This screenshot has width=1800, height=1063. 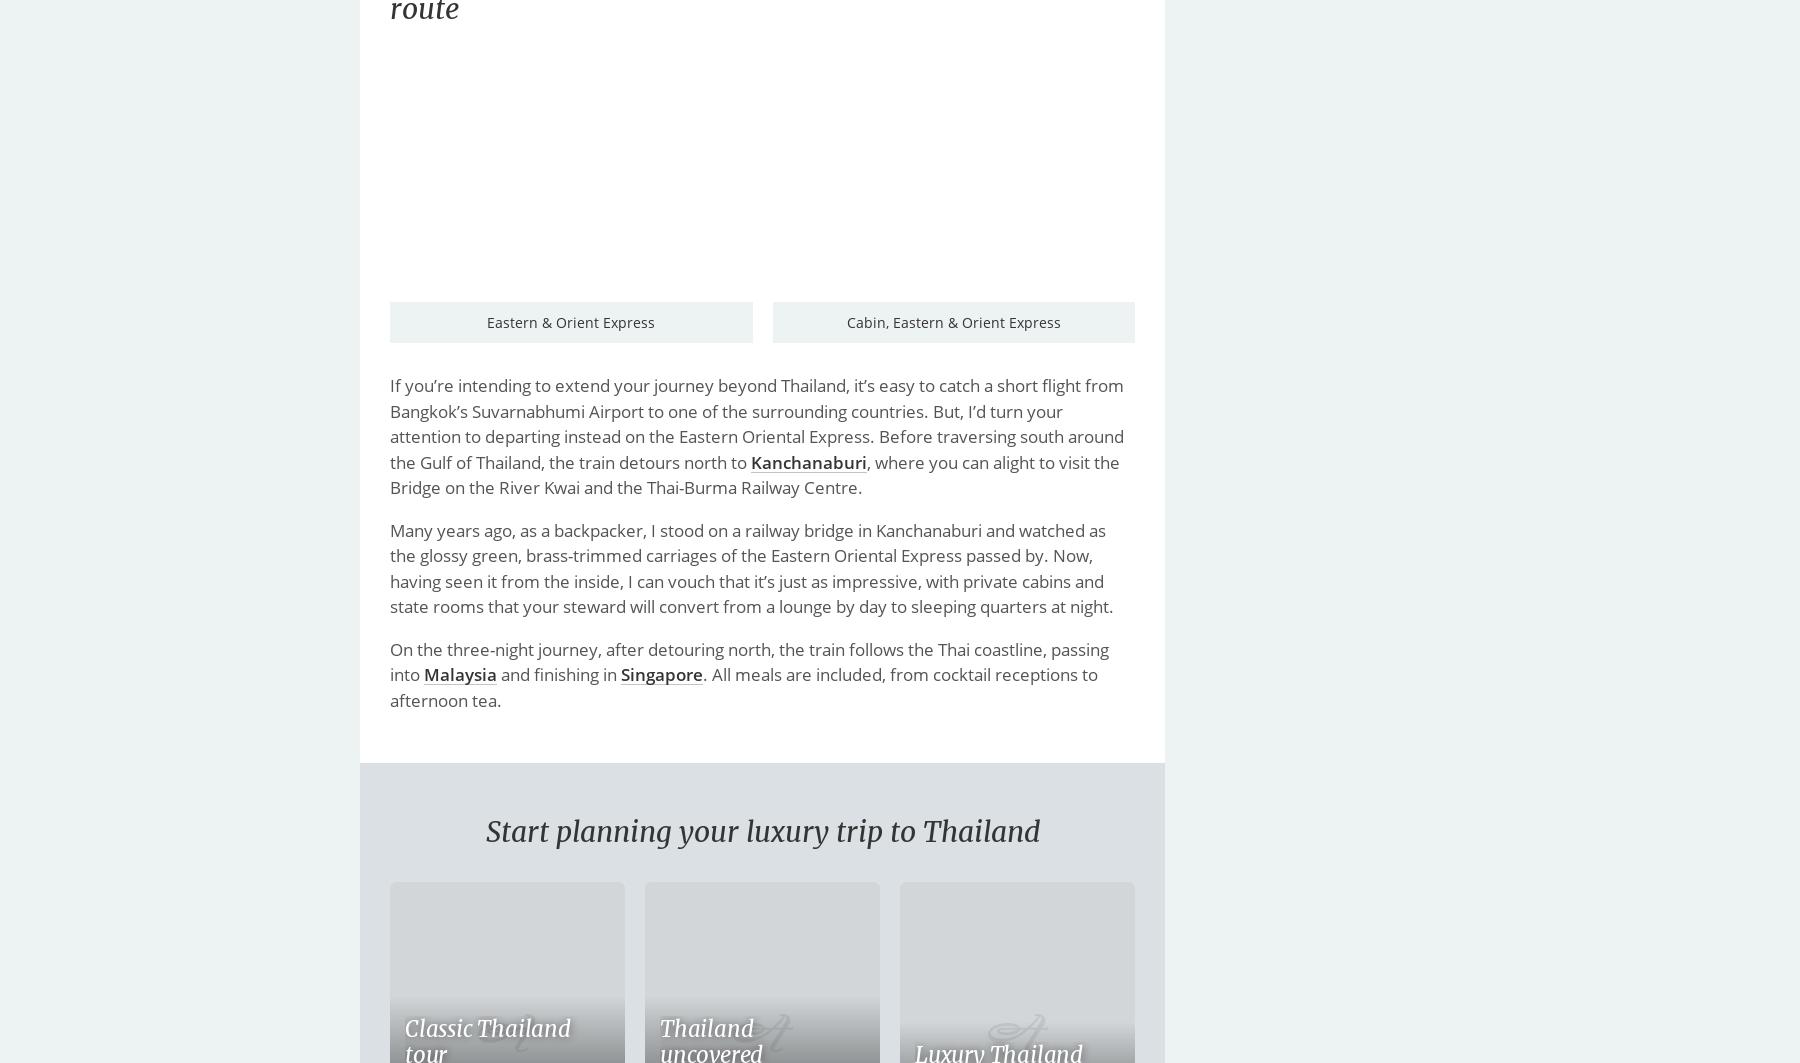 What do you see at coordinates (760, 831) in the screenshot?
I see `'Start planning your luxury trip to Thailand'` at bounding box center [760, 831].